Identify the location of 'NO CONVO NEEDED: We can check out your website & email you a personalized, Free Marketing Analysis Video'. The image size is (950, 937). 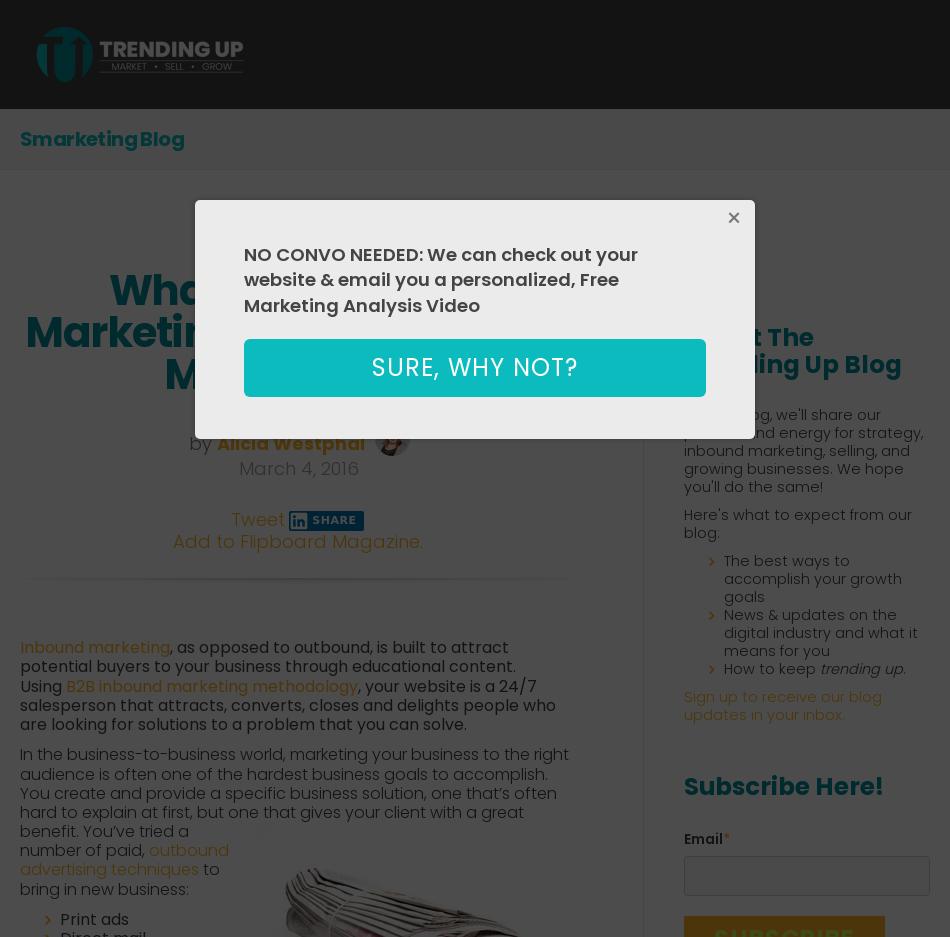
(242, 279).